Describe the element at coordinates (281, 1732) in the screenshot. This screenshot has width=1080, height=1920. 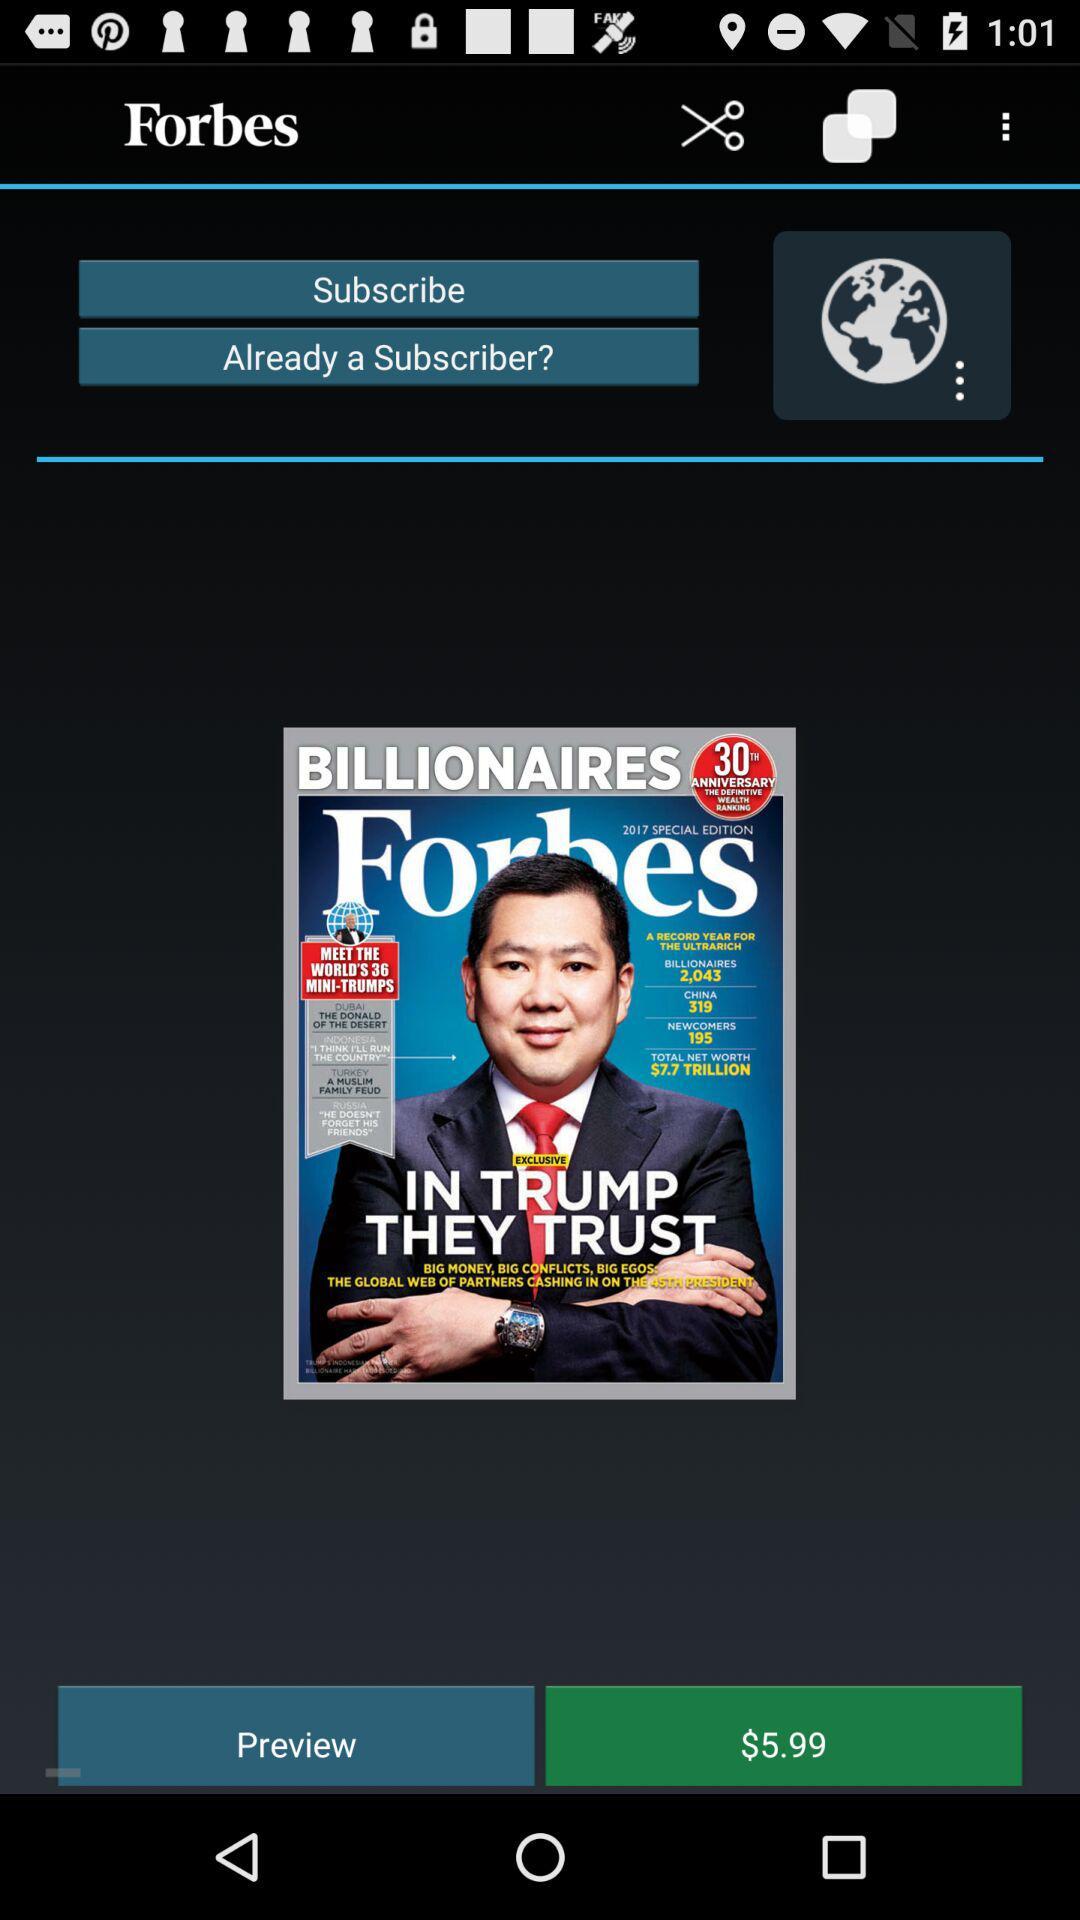
I see `preview at the bottom left corner` at that location.